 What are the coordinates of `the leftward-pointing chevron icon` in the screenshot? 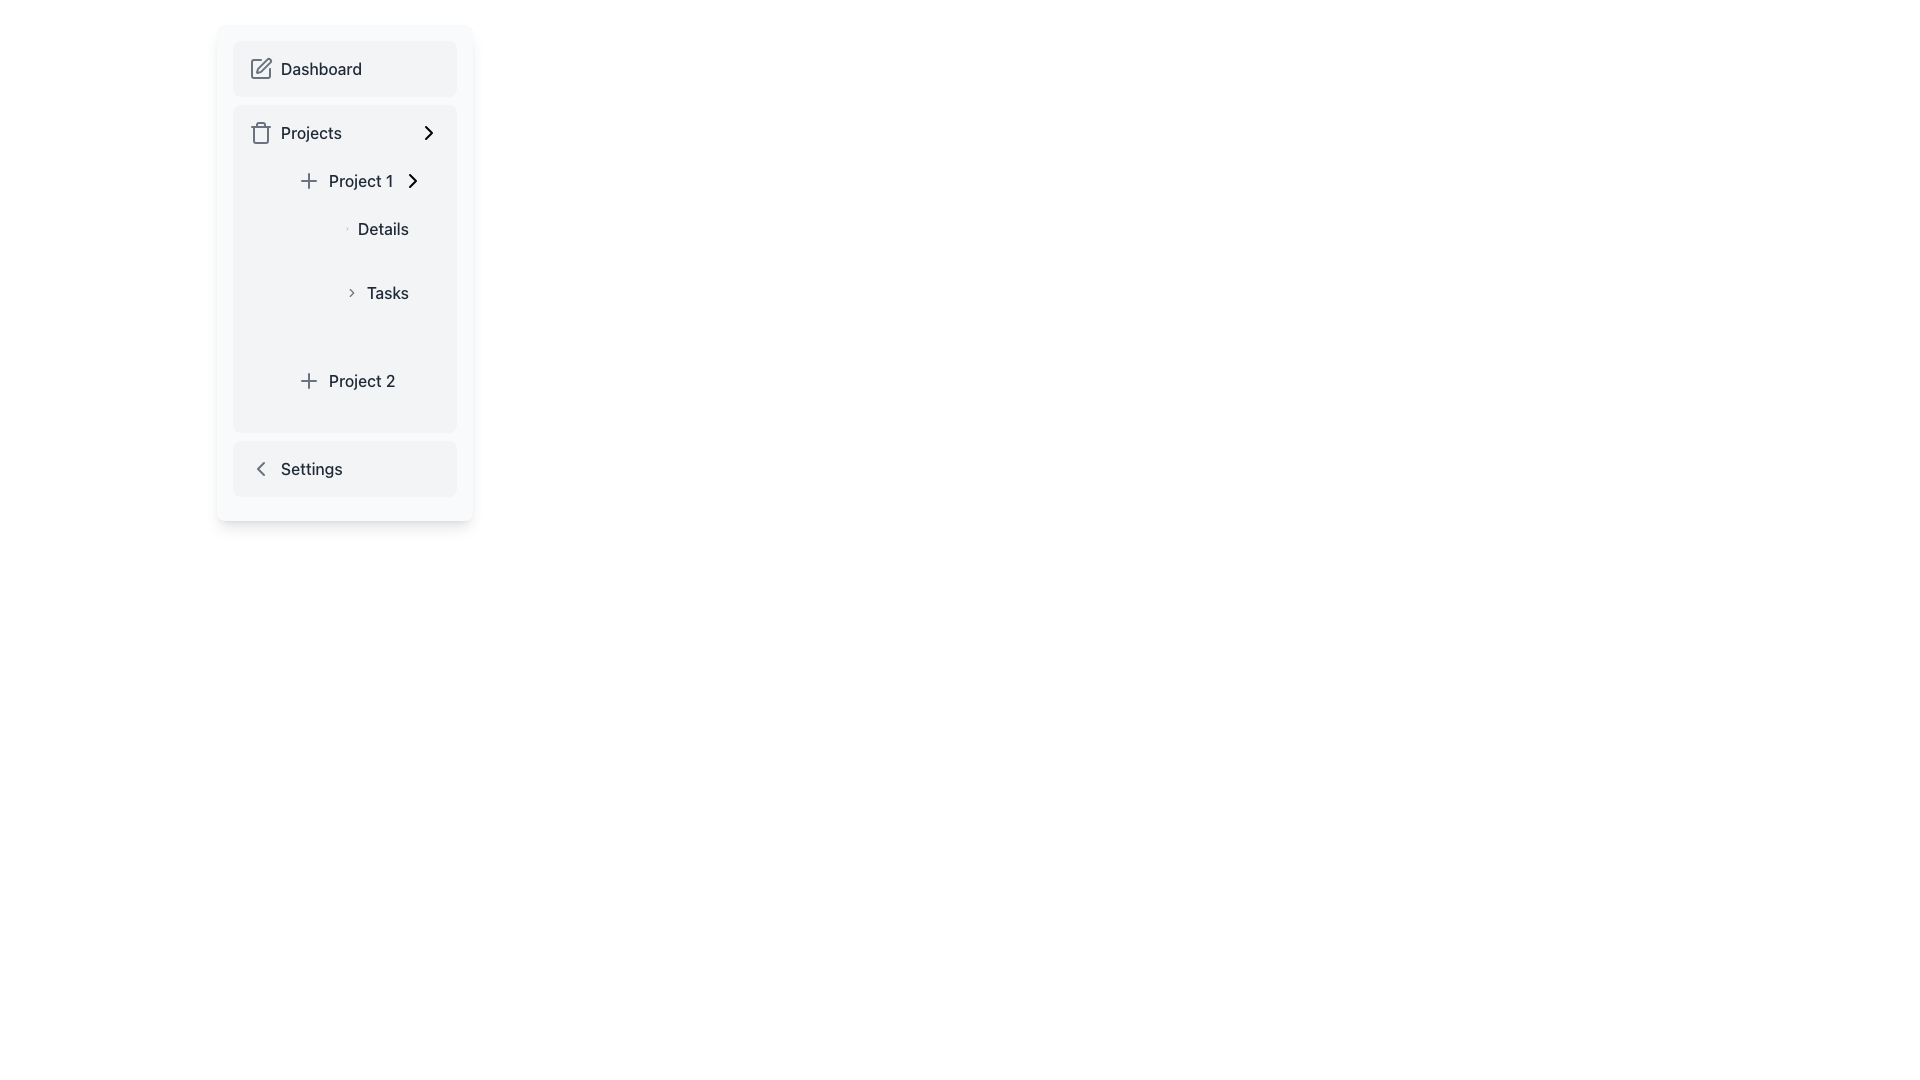 It's located at (259, 469).